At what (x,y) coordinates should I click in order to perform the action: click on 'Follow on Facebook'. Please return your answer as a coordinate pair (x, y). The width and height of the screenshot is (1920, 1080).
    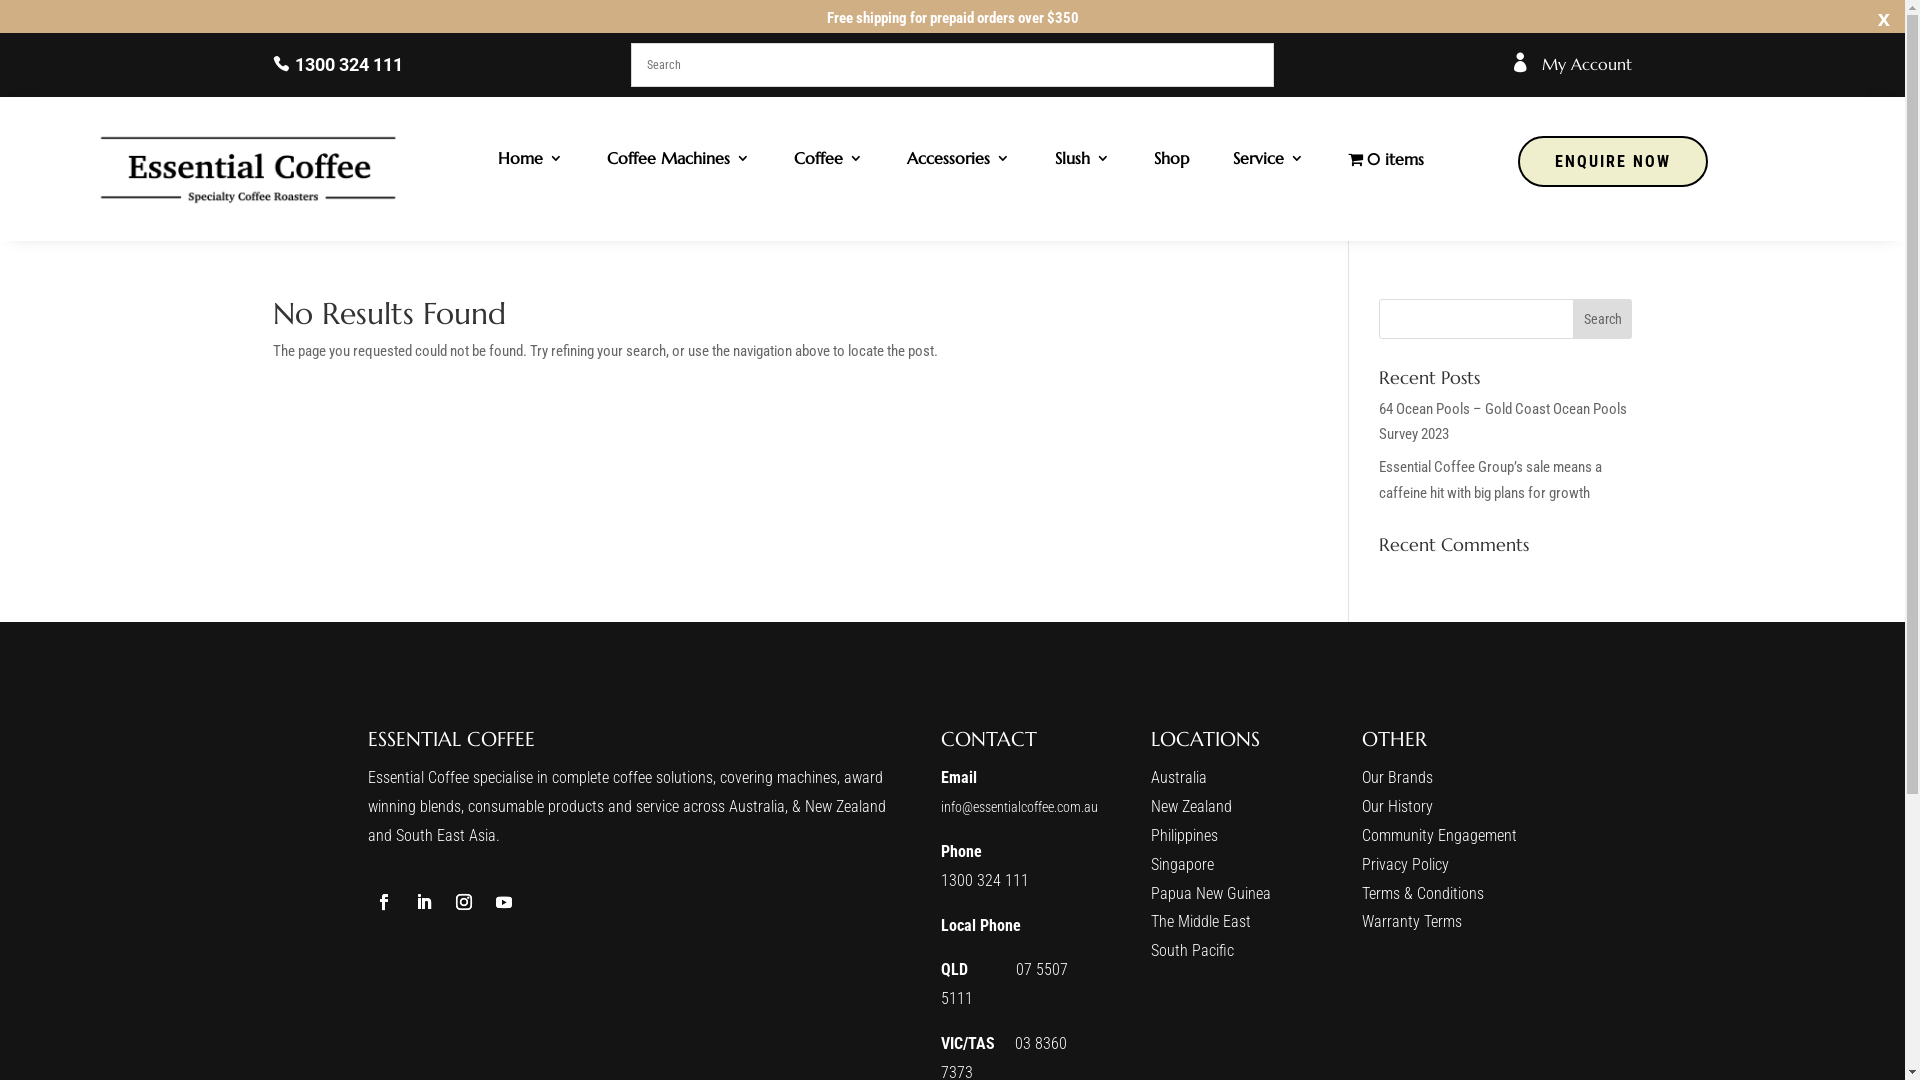
    Looking at the image, I should click on (368, 902).